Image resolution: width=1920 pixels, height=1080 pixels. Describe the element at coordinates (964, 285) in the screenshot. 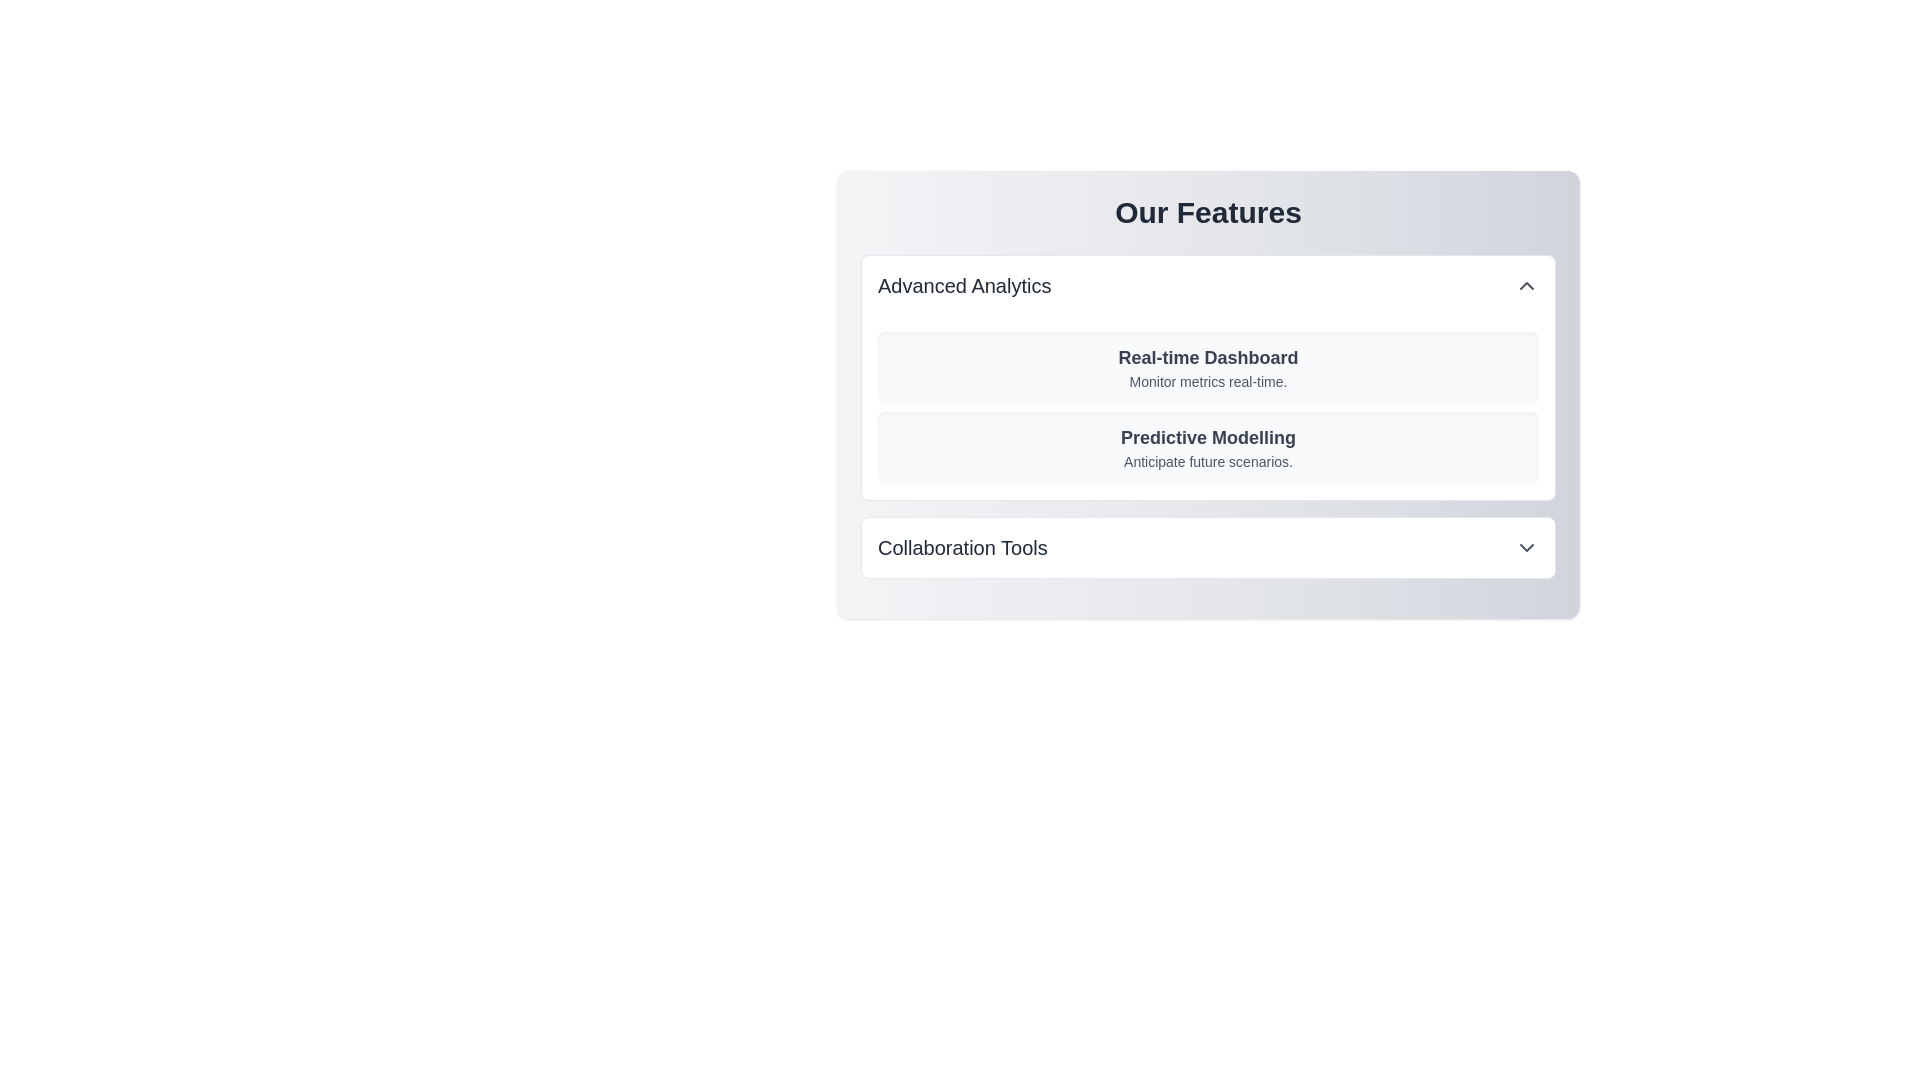

I see `the text label reading 'Advanced Analytics' which is styled with a dark gray color on a light gray background, located in the 'Our Features' section` at that location.